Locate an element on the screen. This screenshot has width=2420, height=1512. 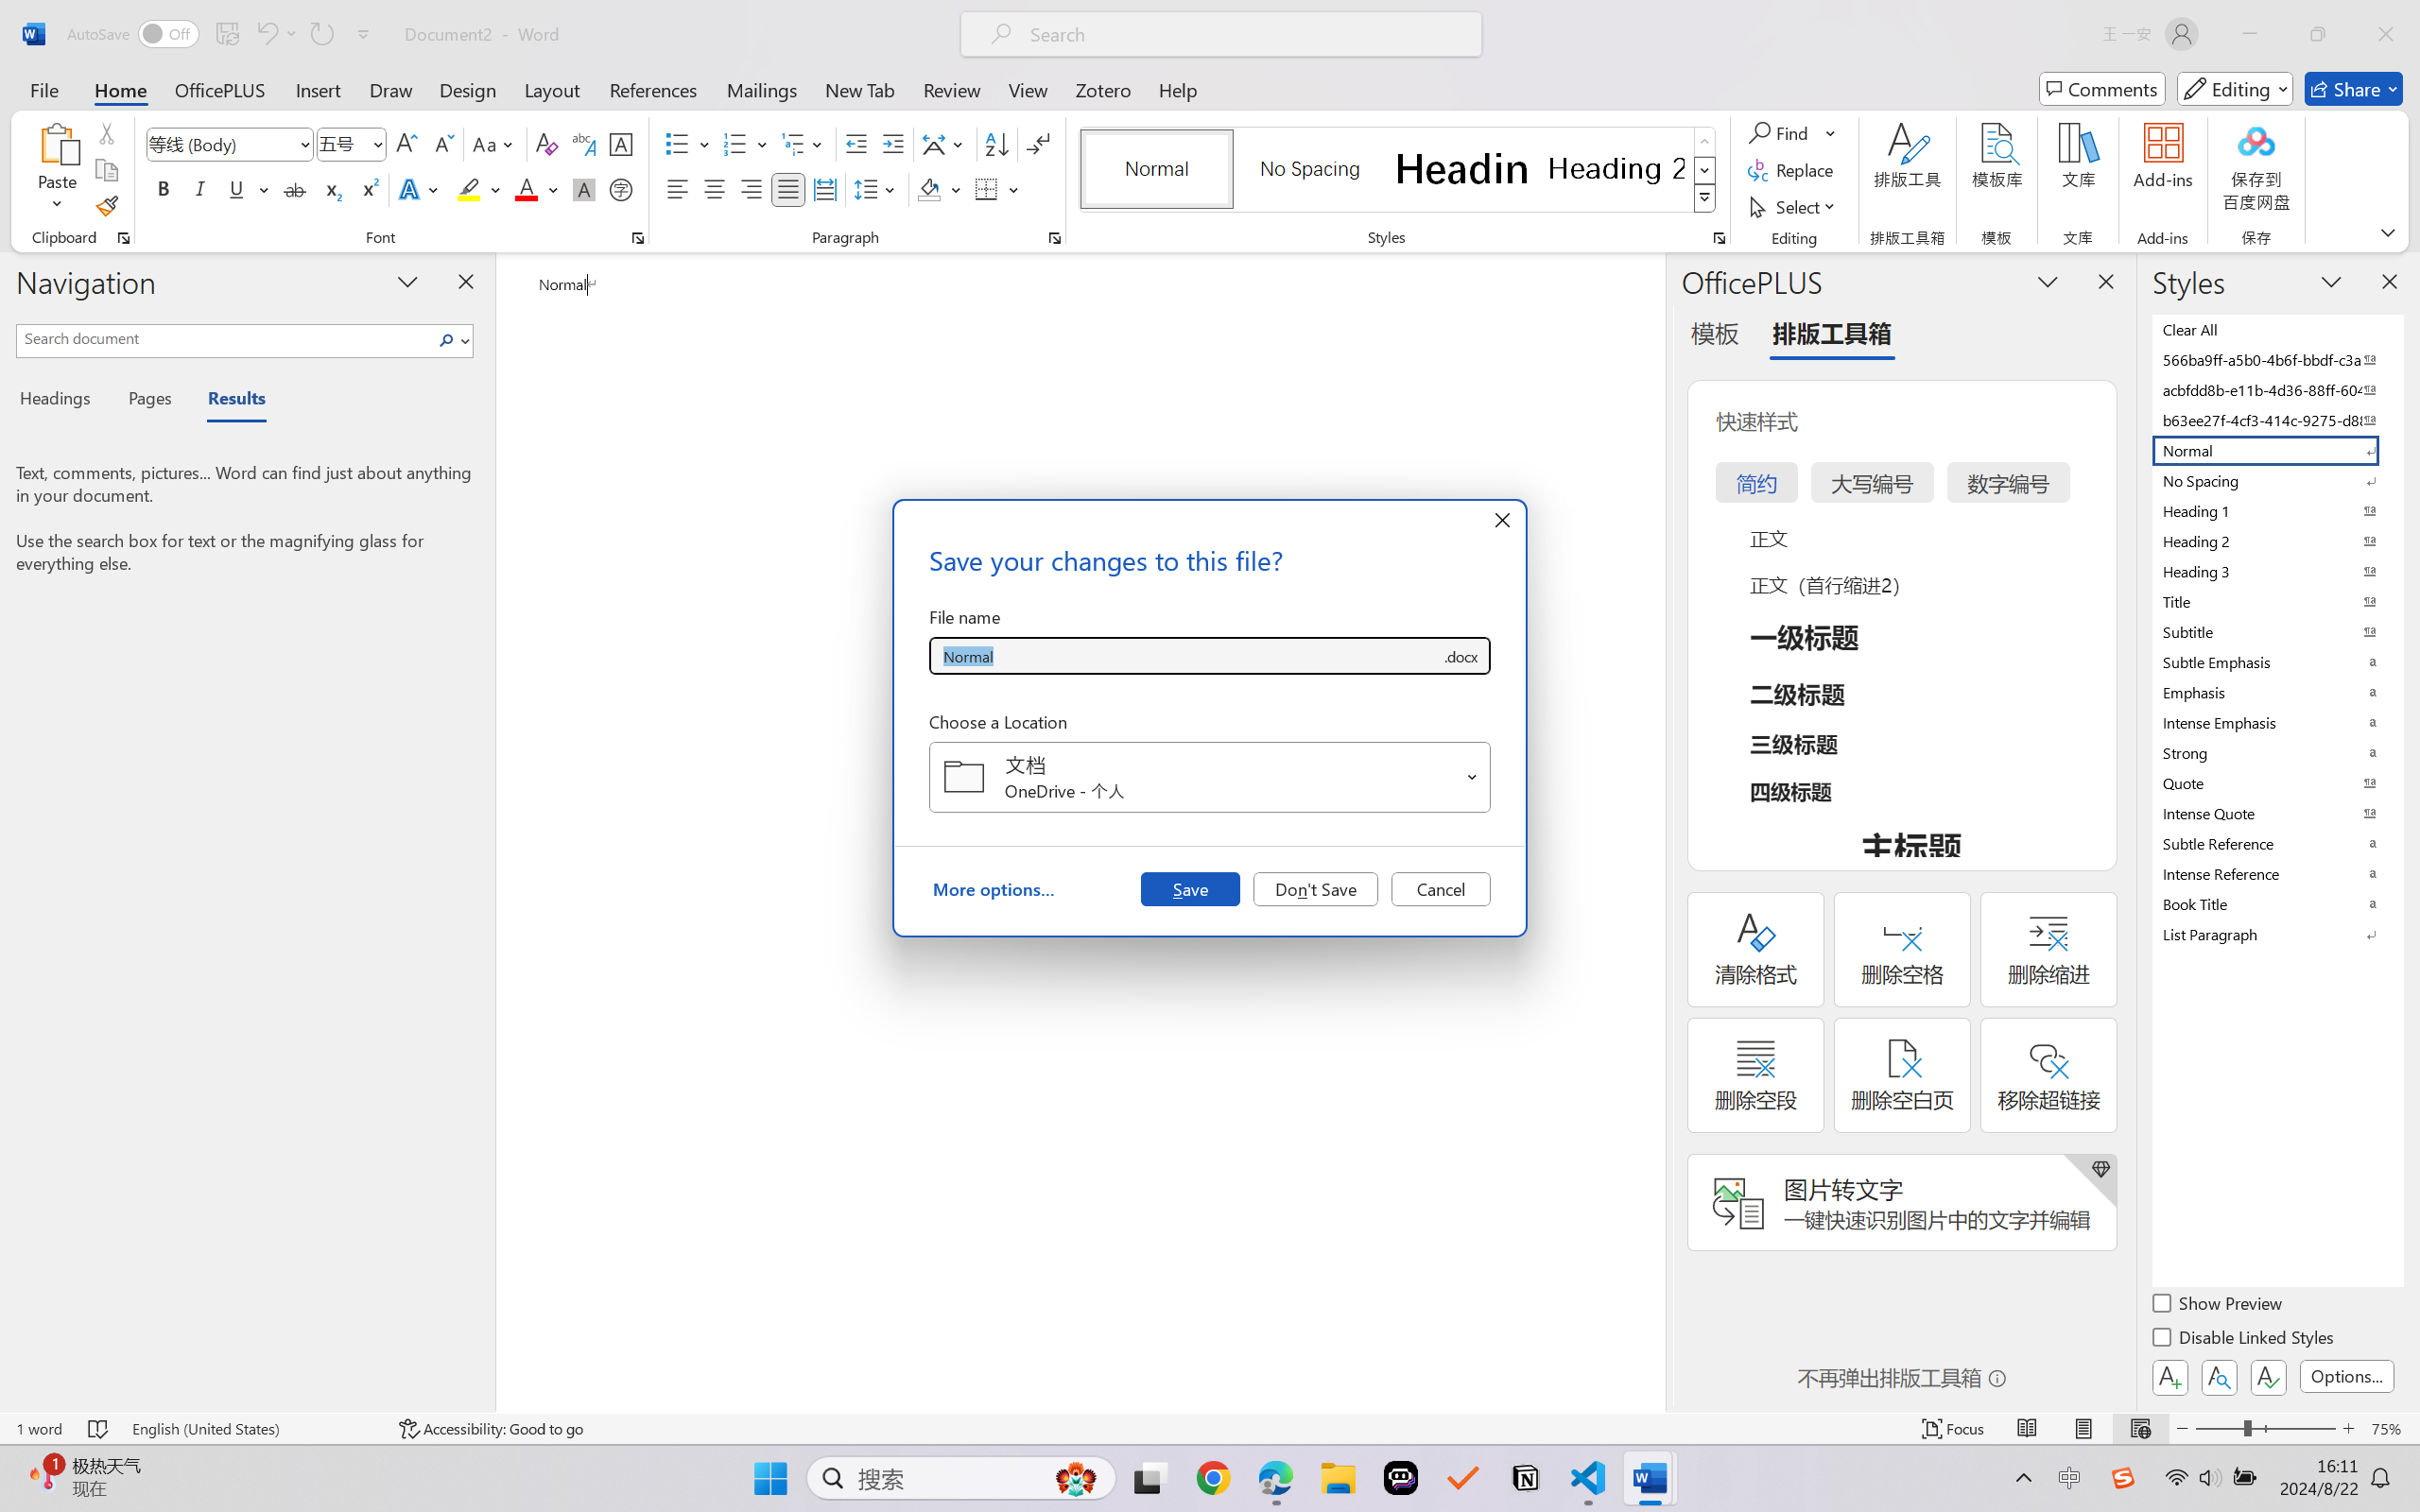
'Mode' is located at coordinates (2235, 88).